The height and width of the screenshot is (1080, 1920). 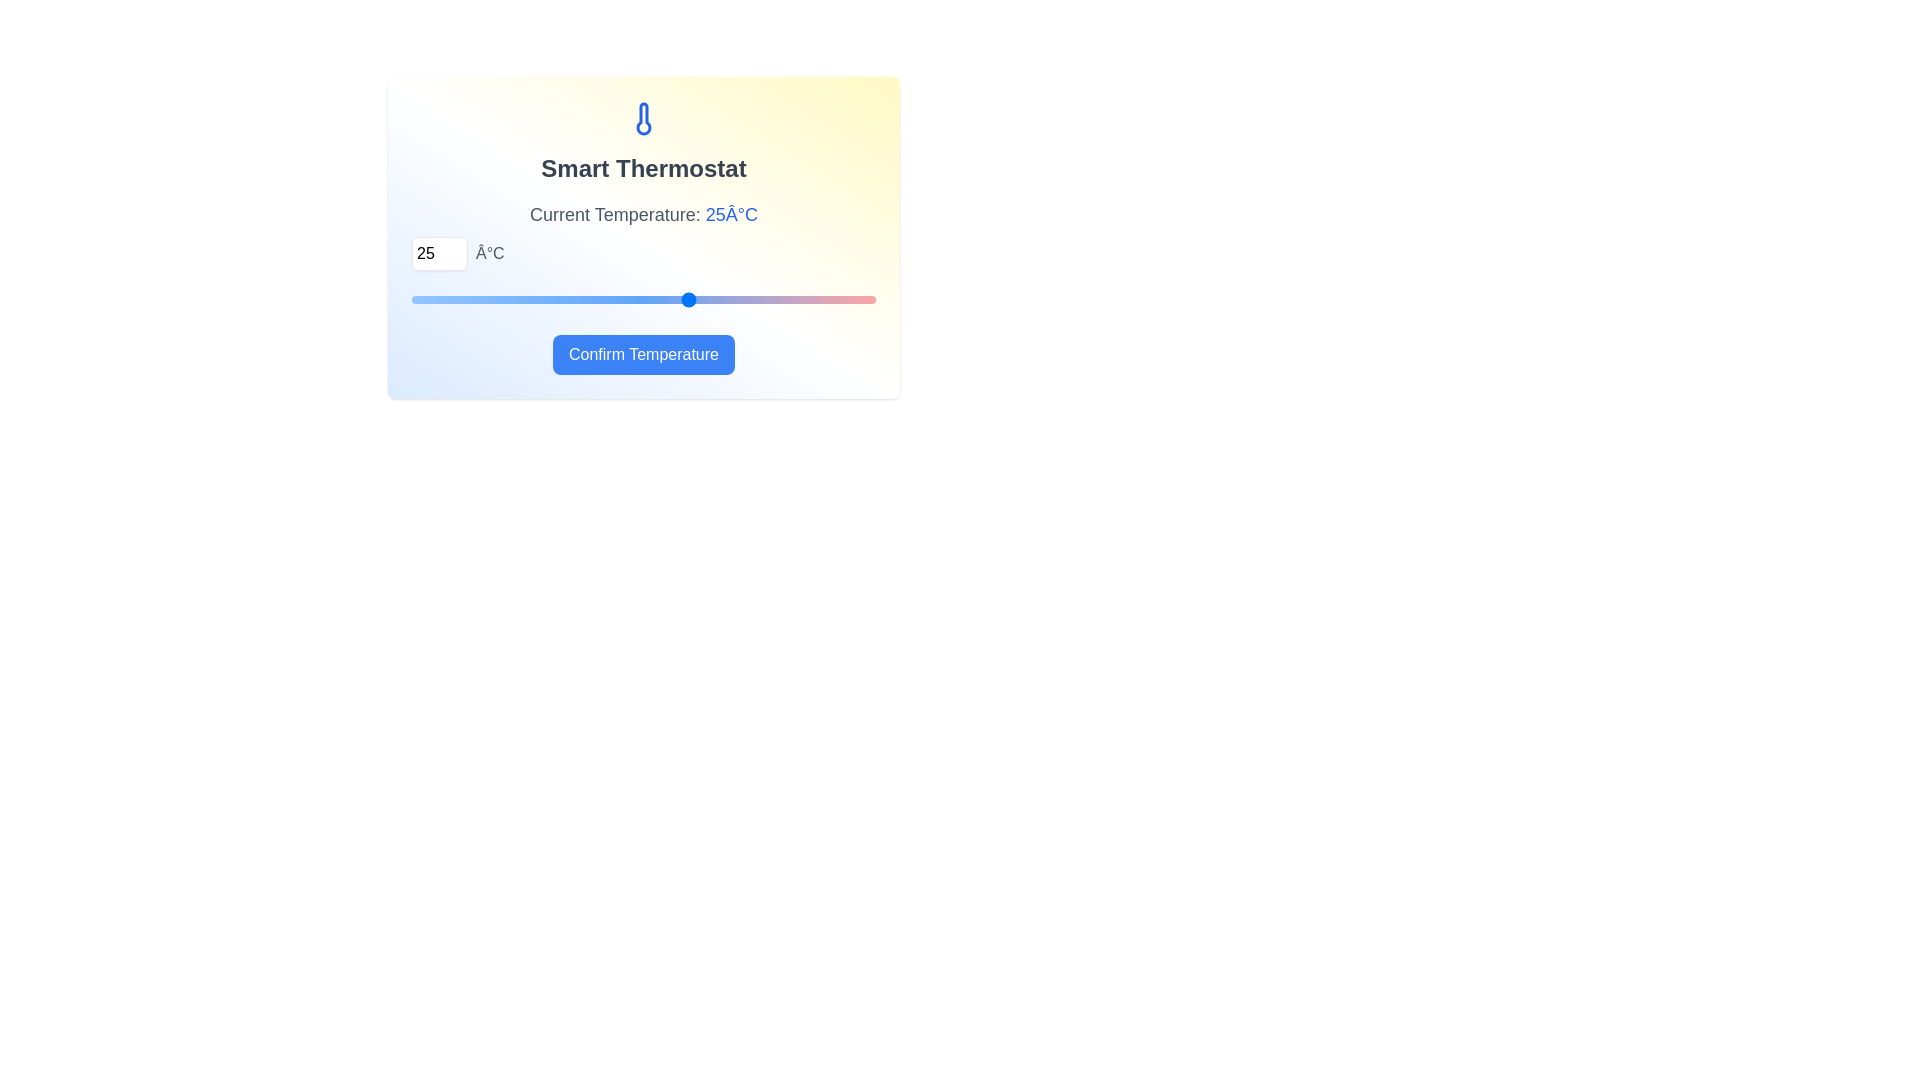 I want to click on the temperature to 23°C using the slider, so click(x=653, y=300).